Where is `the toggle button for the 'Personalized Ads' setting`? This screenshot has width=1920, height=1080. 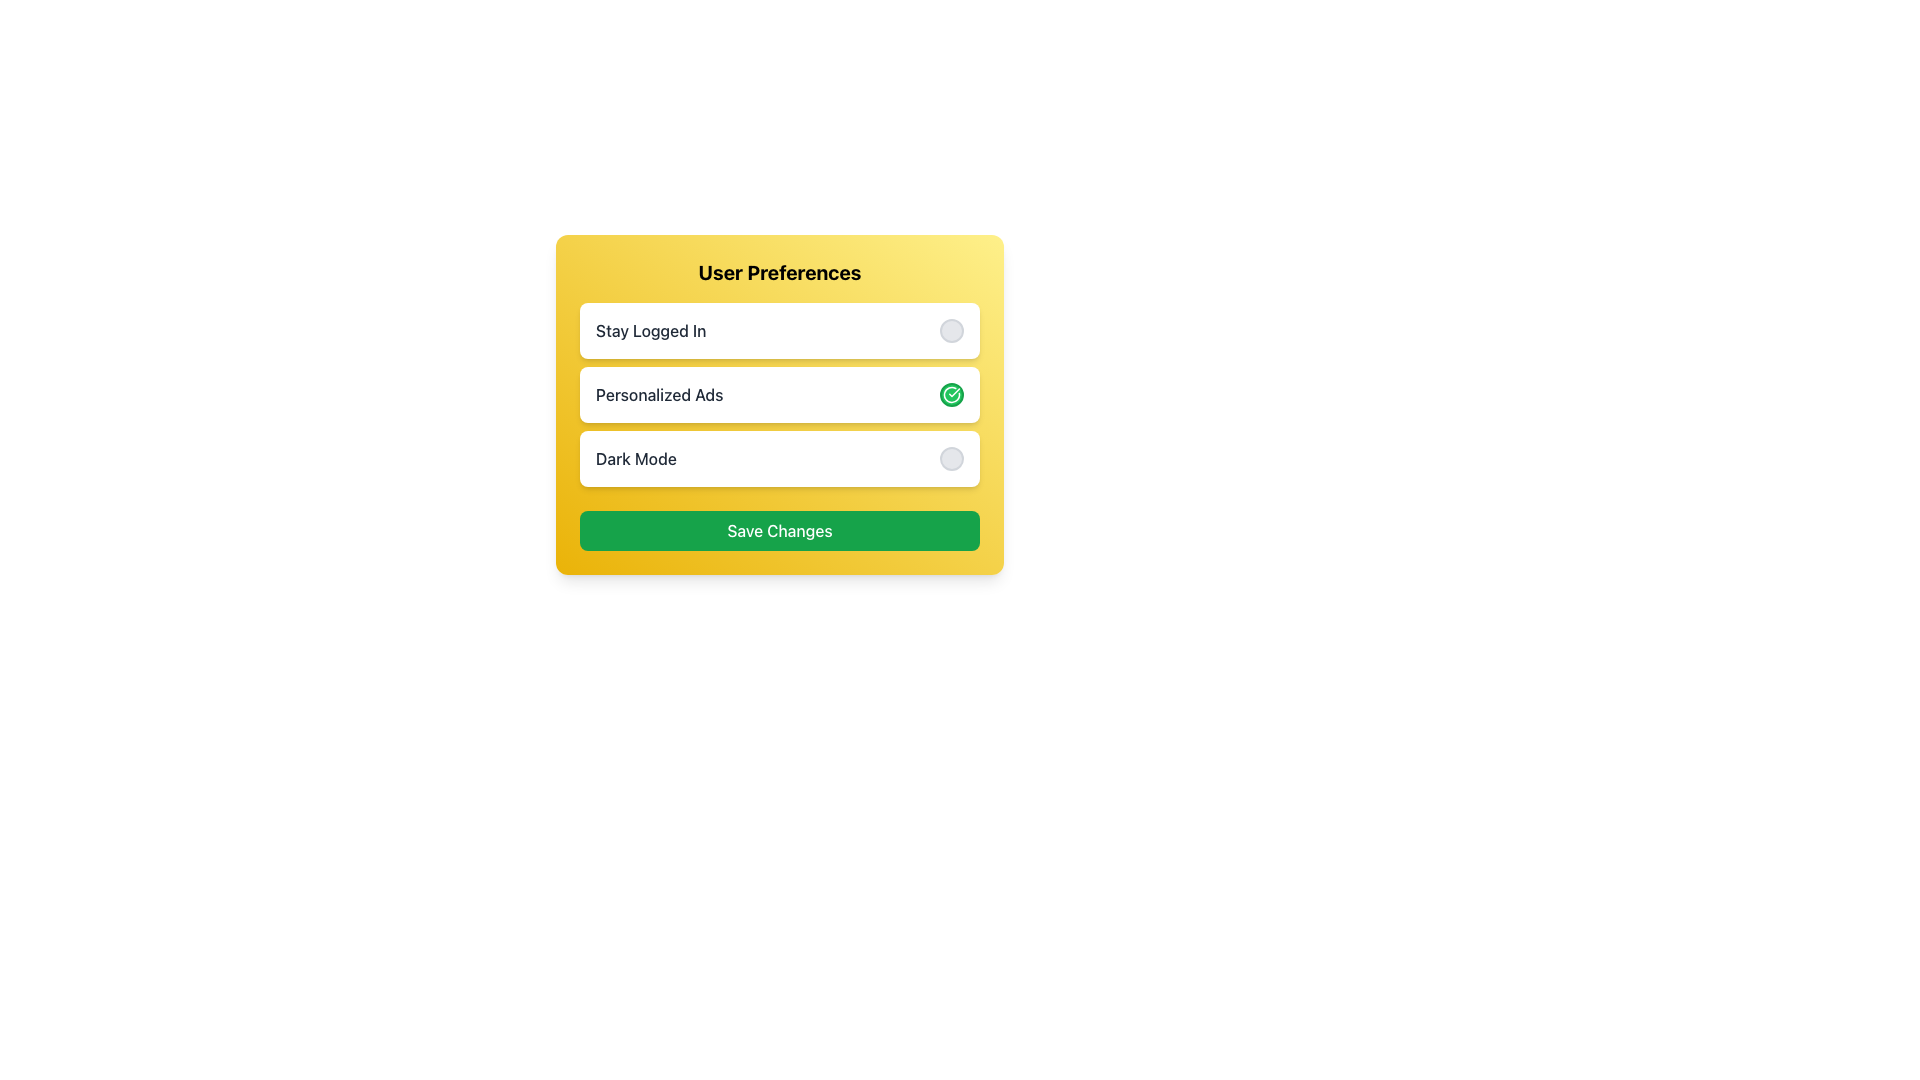 the toggle button for the 'Personalized Ads' setting is located at coordinates (950, 394).